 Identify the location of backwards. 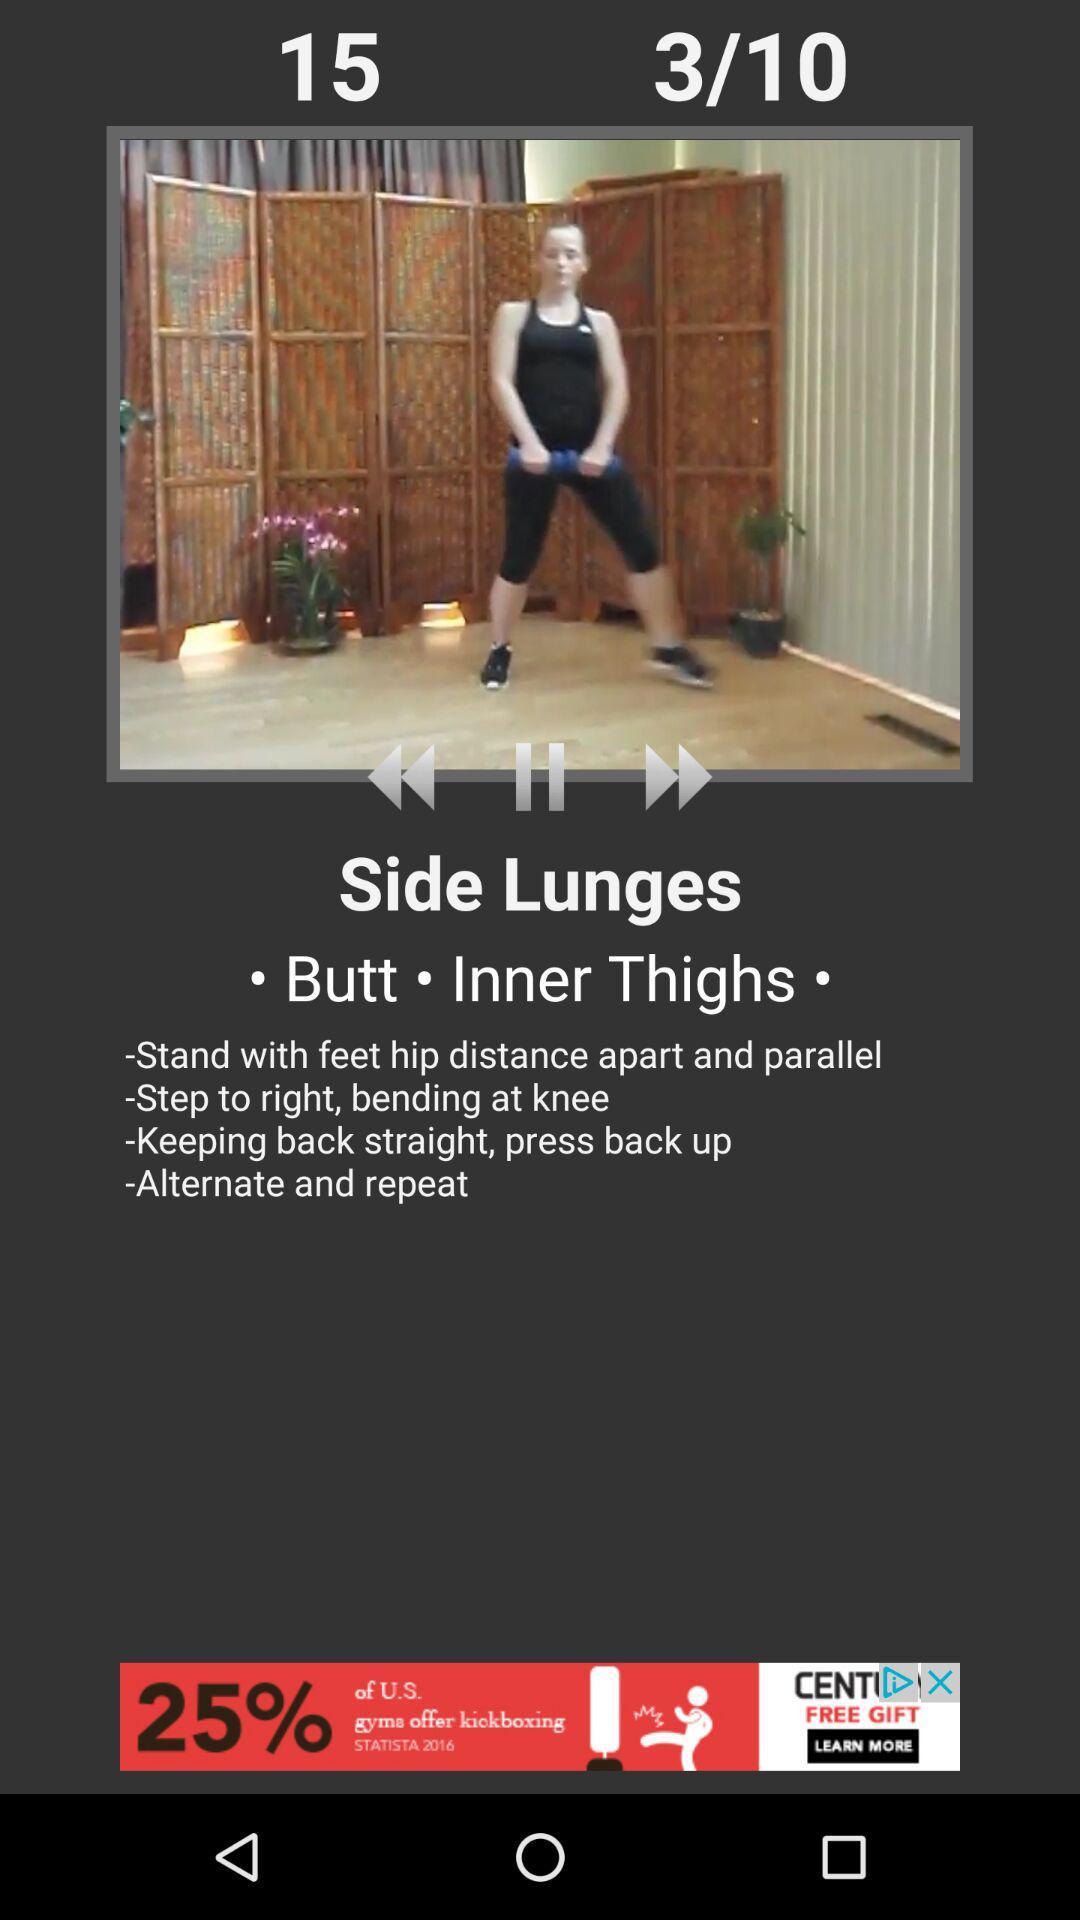
(407, 776).